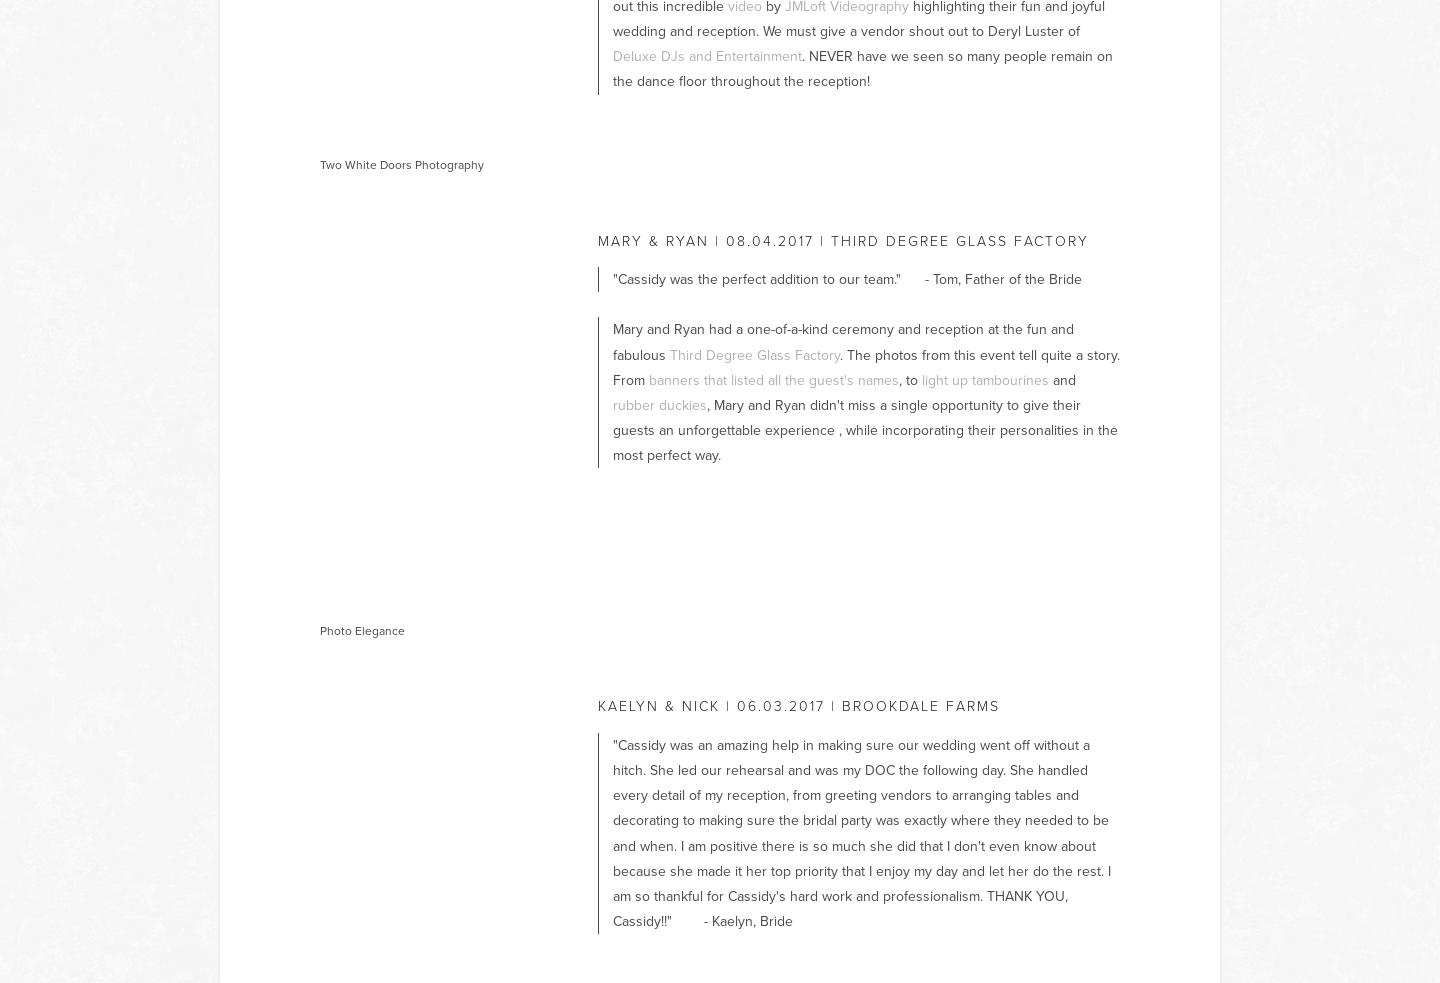  I want to click on '"Cassidy was an amazing help in making sure our wedding went off without a hitch. She led our rehearsal and was my DOC the following day. She handled every detail of my reception, from greeting vendors to arranging tables and decorating to making sure the bridal party was exactly where they needed to be and when. I am positive there is so much she did that I don't even know about because she made it her top priority that I enjoy my day and let her do the rest. I am so thankful for Cassidy's hard work and professionalism. THANK YOU, Cassidy!!"        - Kaelyn, Bride', so click(861, 832).